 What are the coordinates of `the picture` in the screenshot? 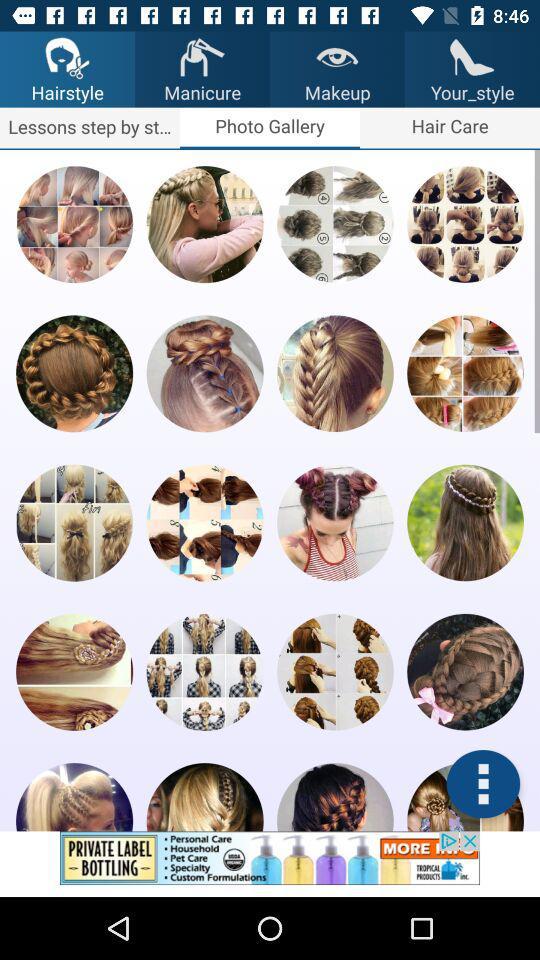 It's located at (270, 863).